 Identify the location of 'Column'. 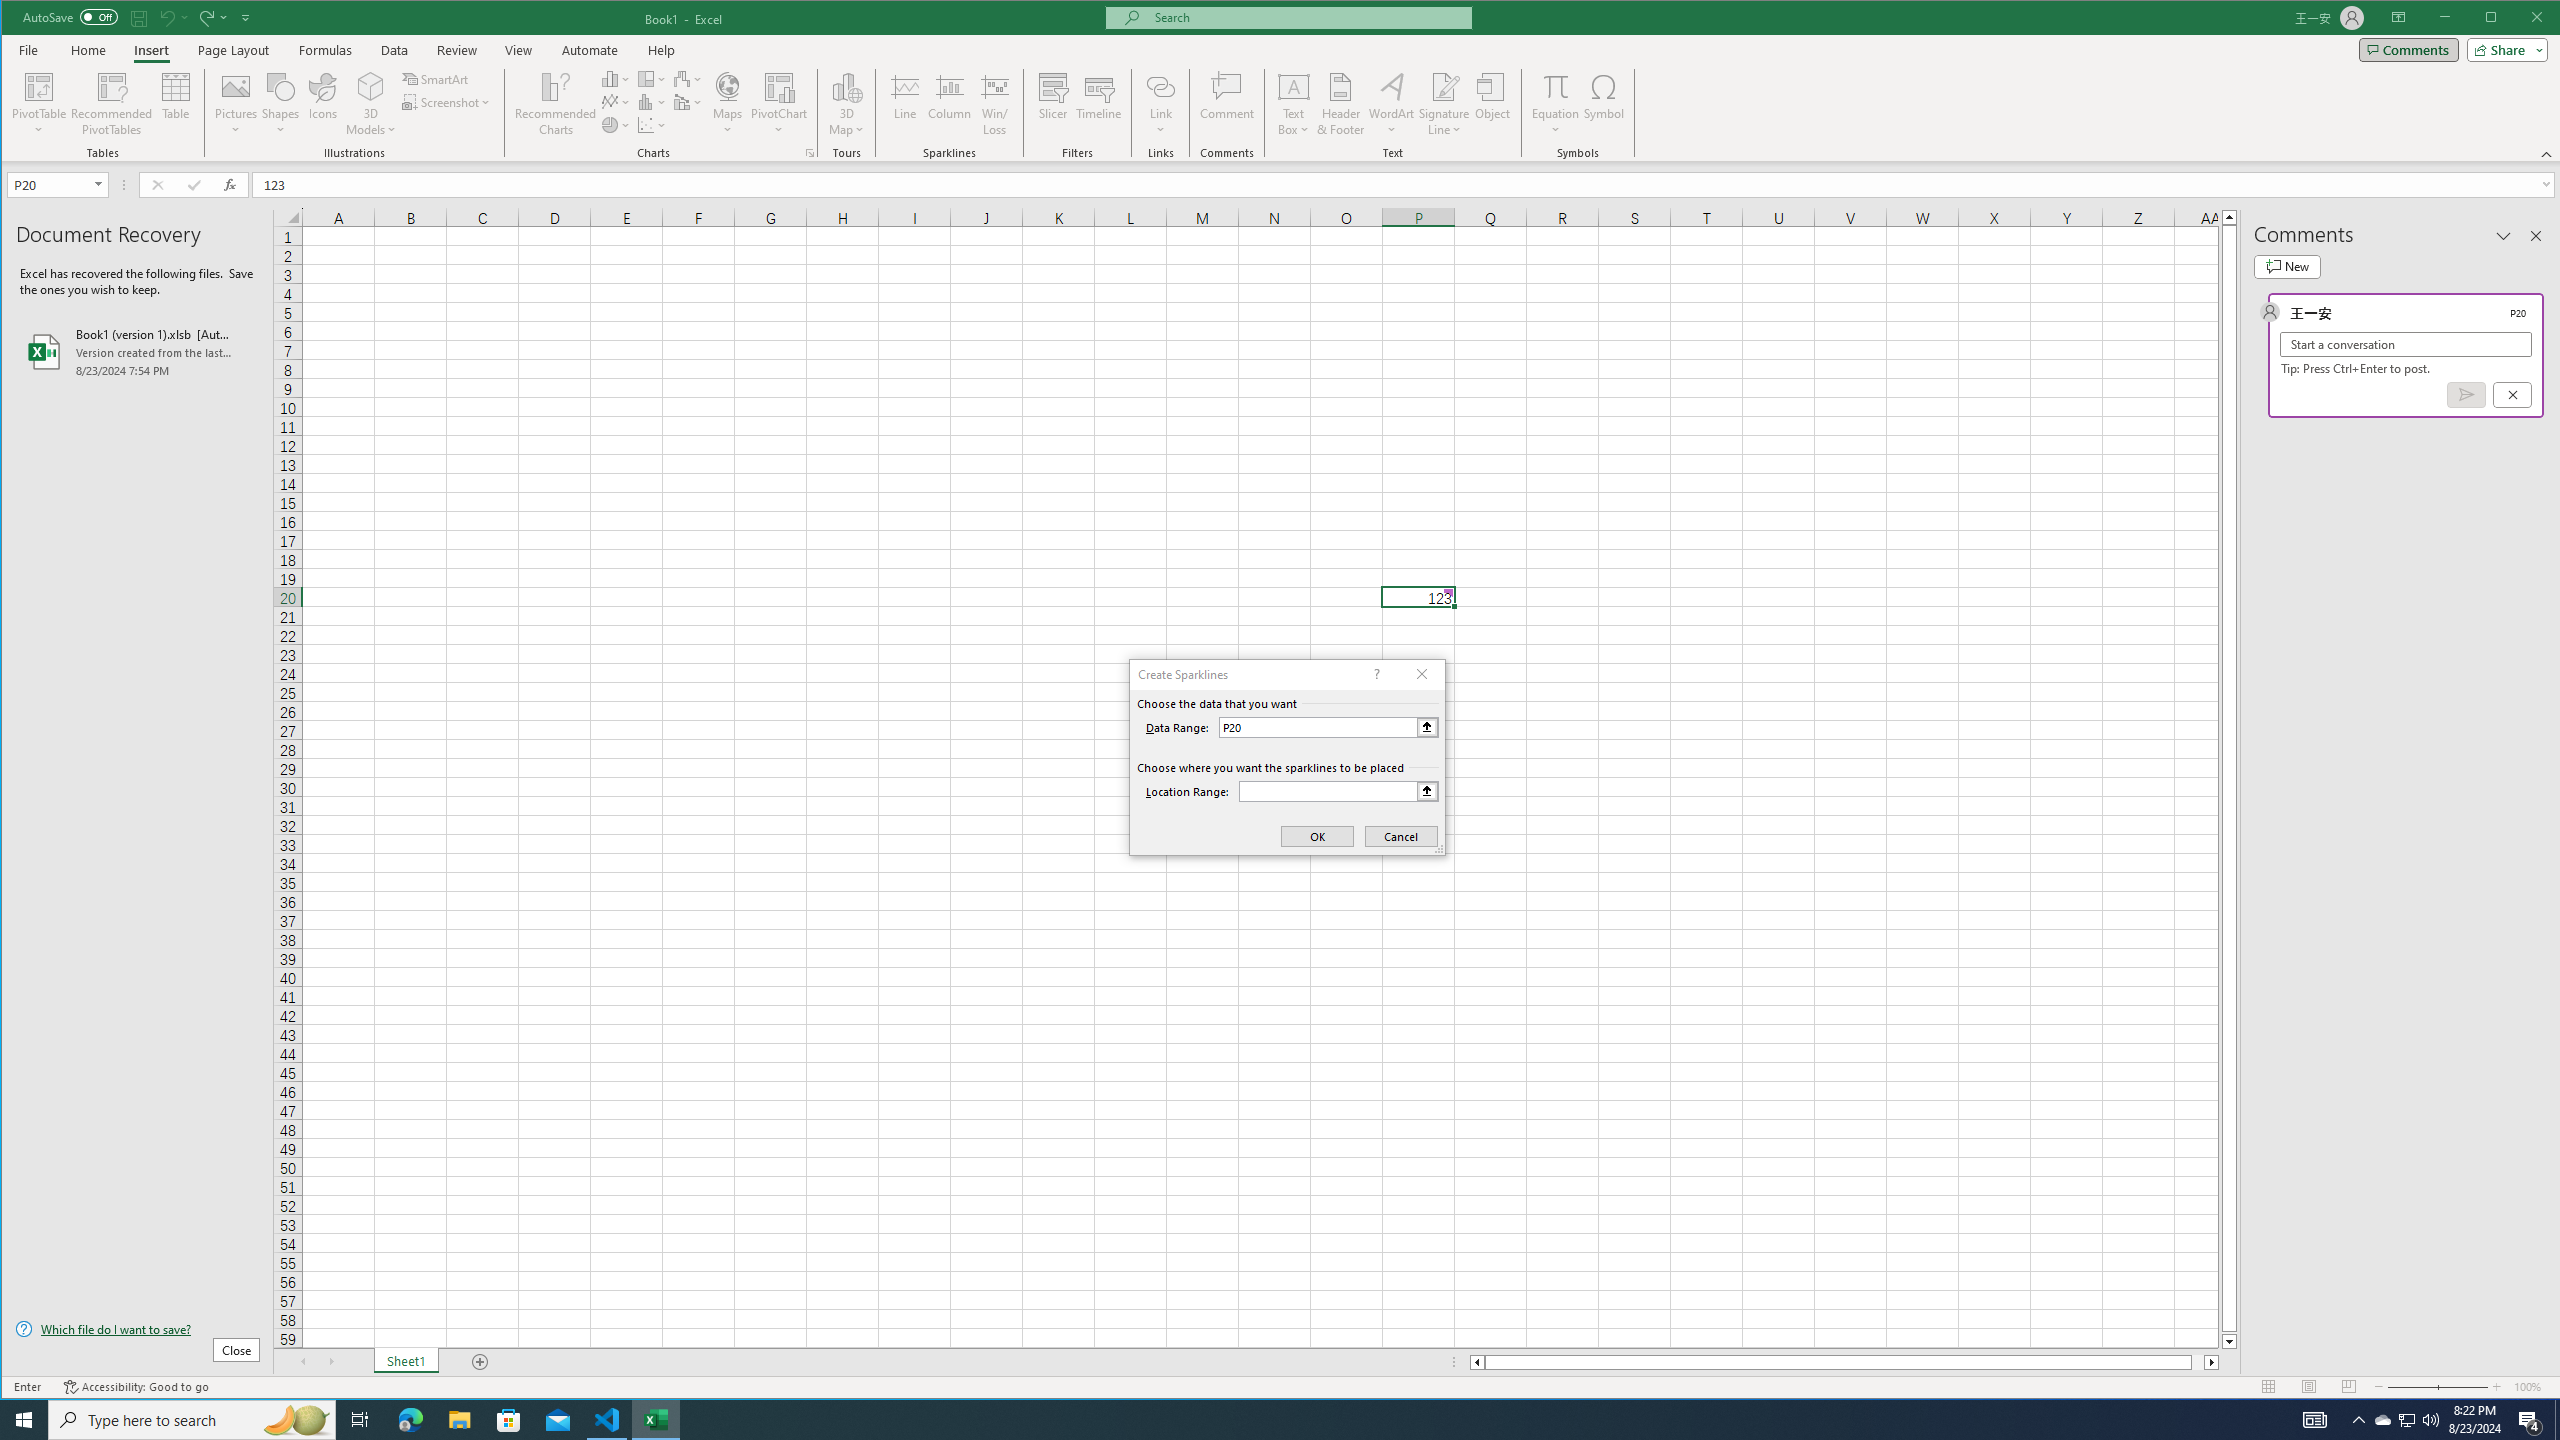
(949, 103).